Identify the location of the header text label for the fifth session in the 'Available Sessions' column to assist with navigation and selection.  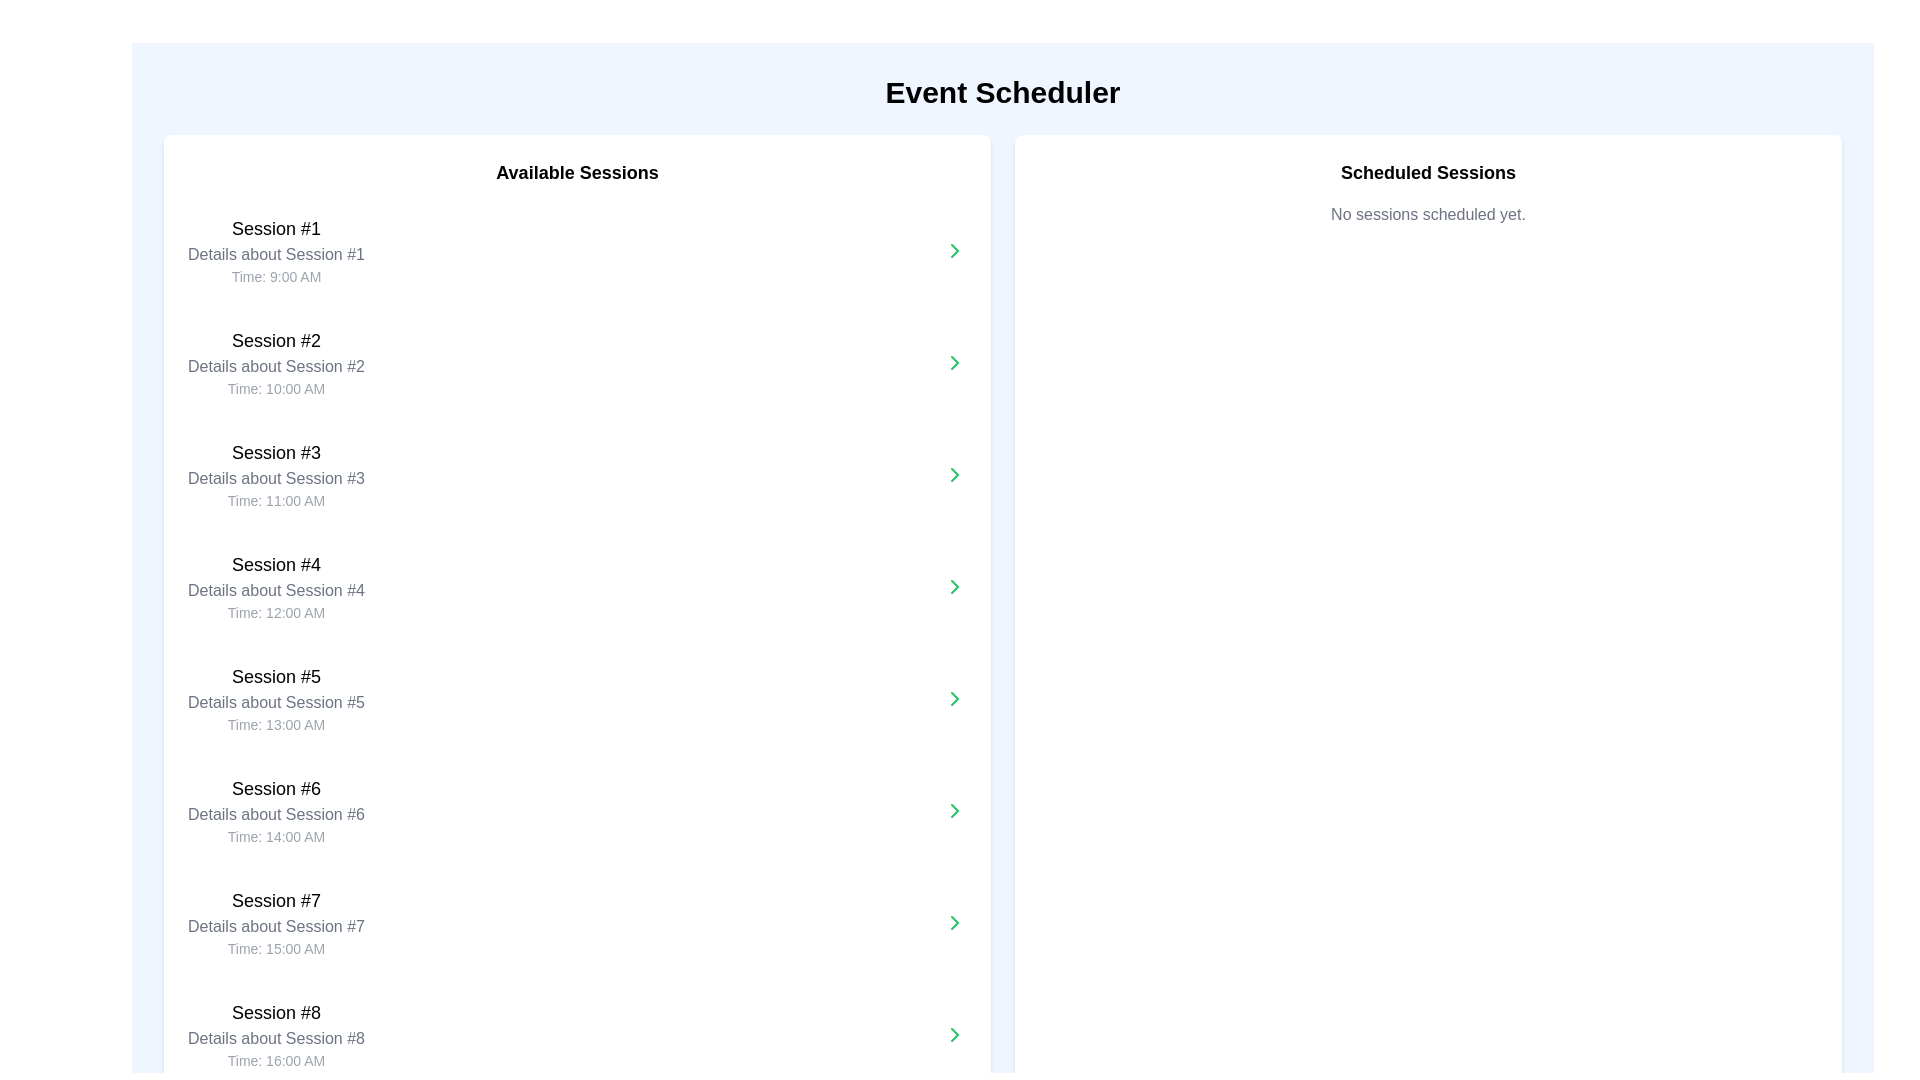
(275, 676).